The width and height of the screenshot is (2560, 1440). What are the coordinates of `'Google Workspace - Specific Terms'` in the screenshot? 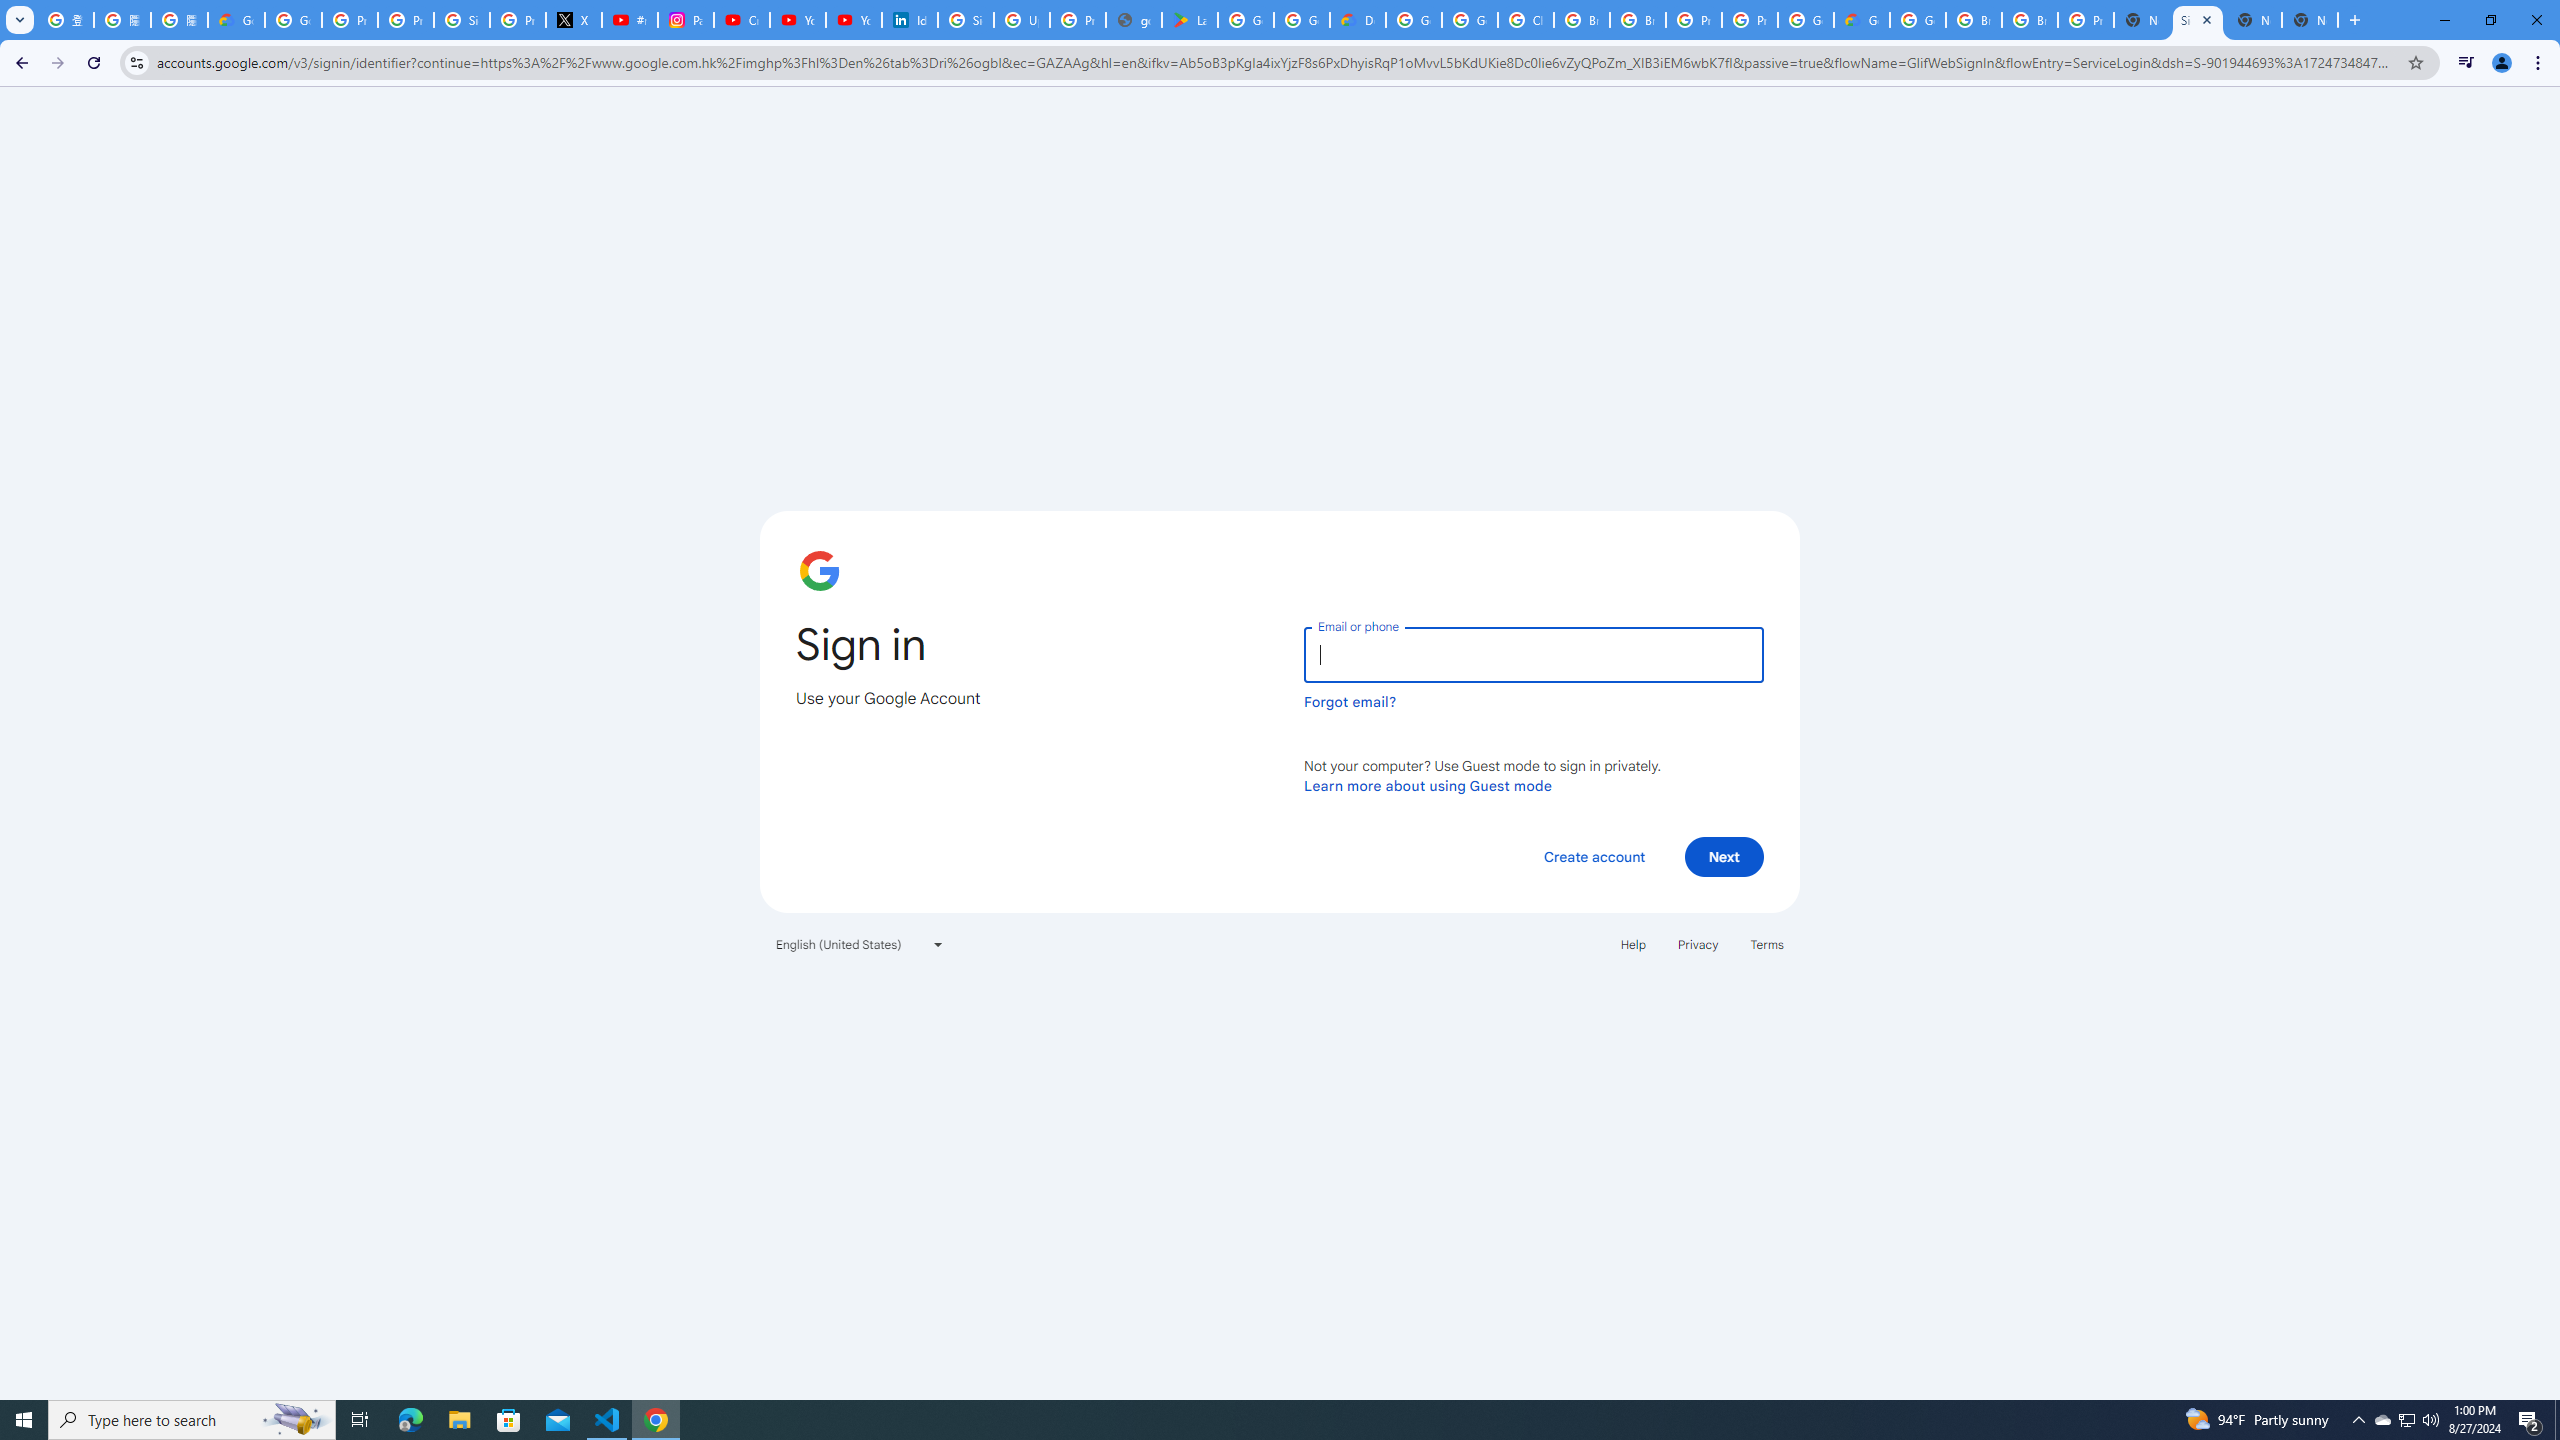 It's located at (1300, 19).